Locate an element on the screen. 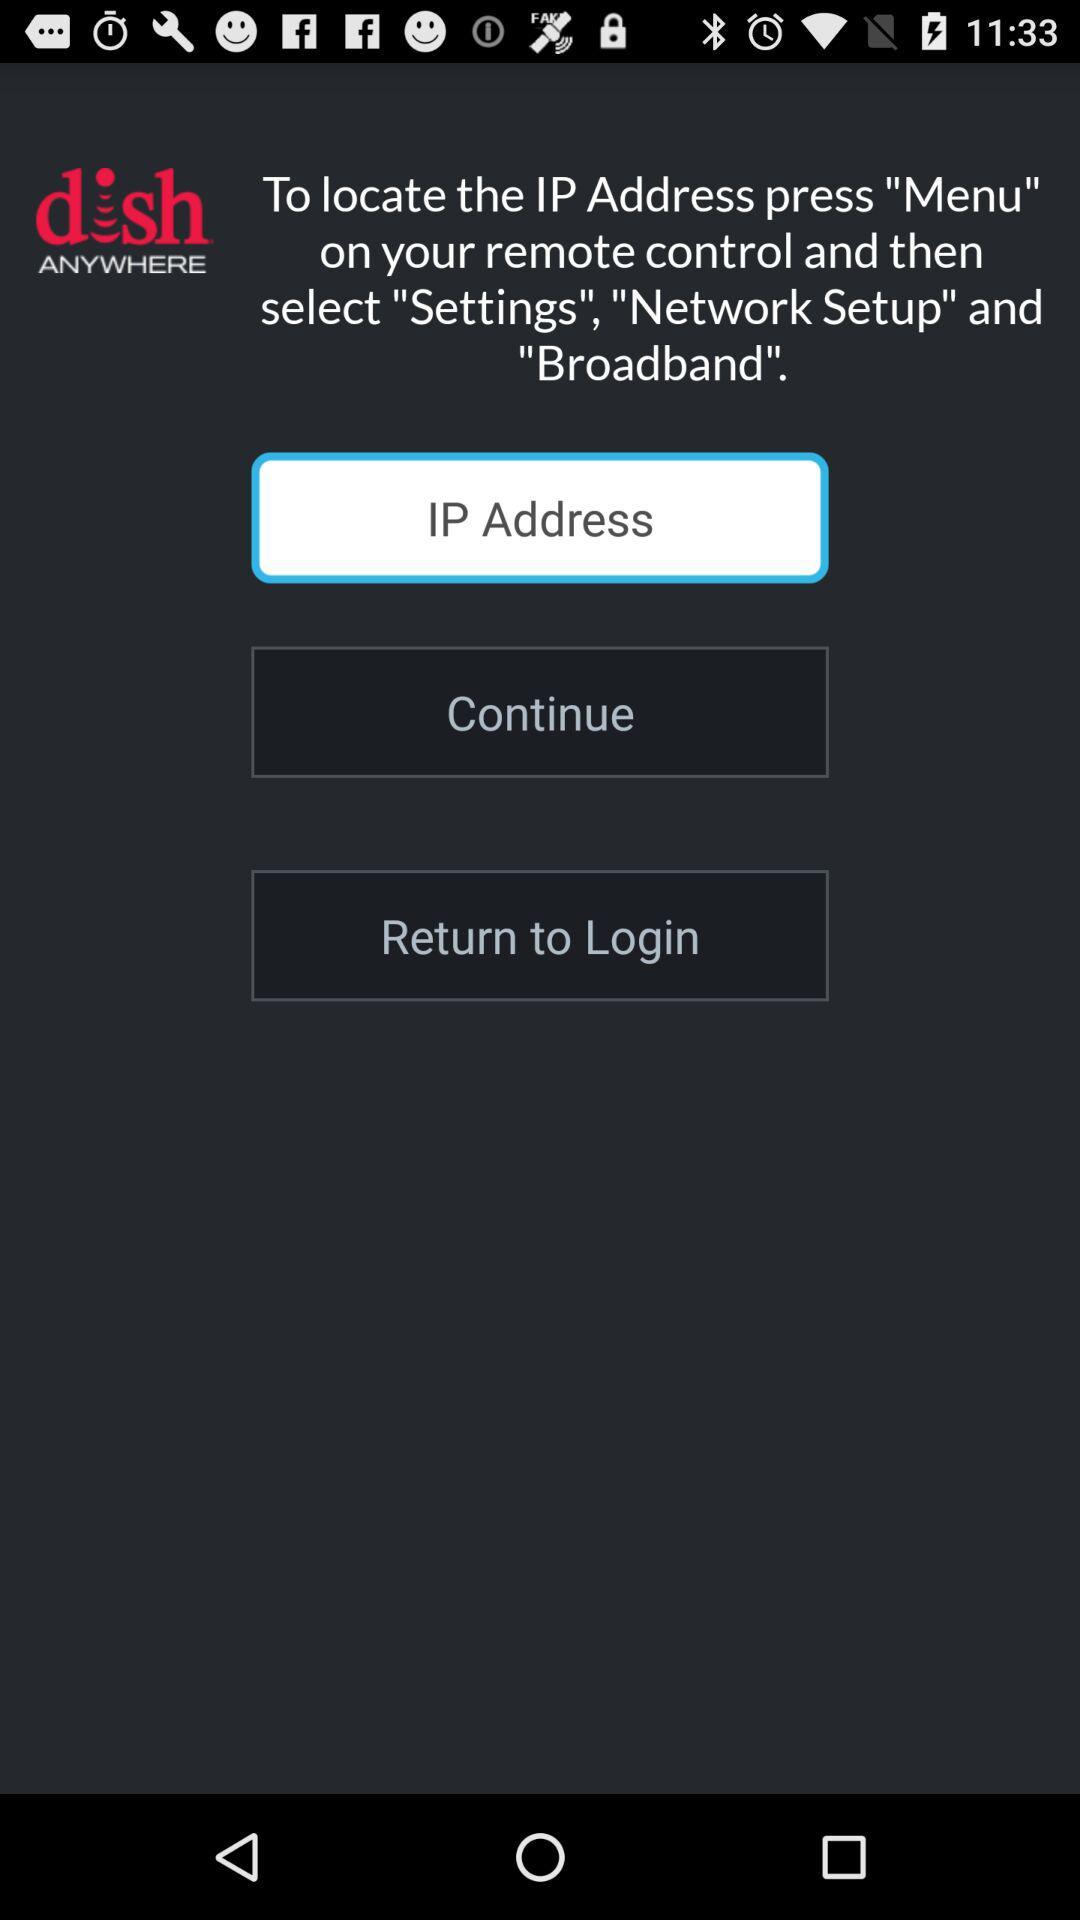 The height and width of the screenshot is (1920, 1080). the return to login icon is located at coordinates (540, 934).